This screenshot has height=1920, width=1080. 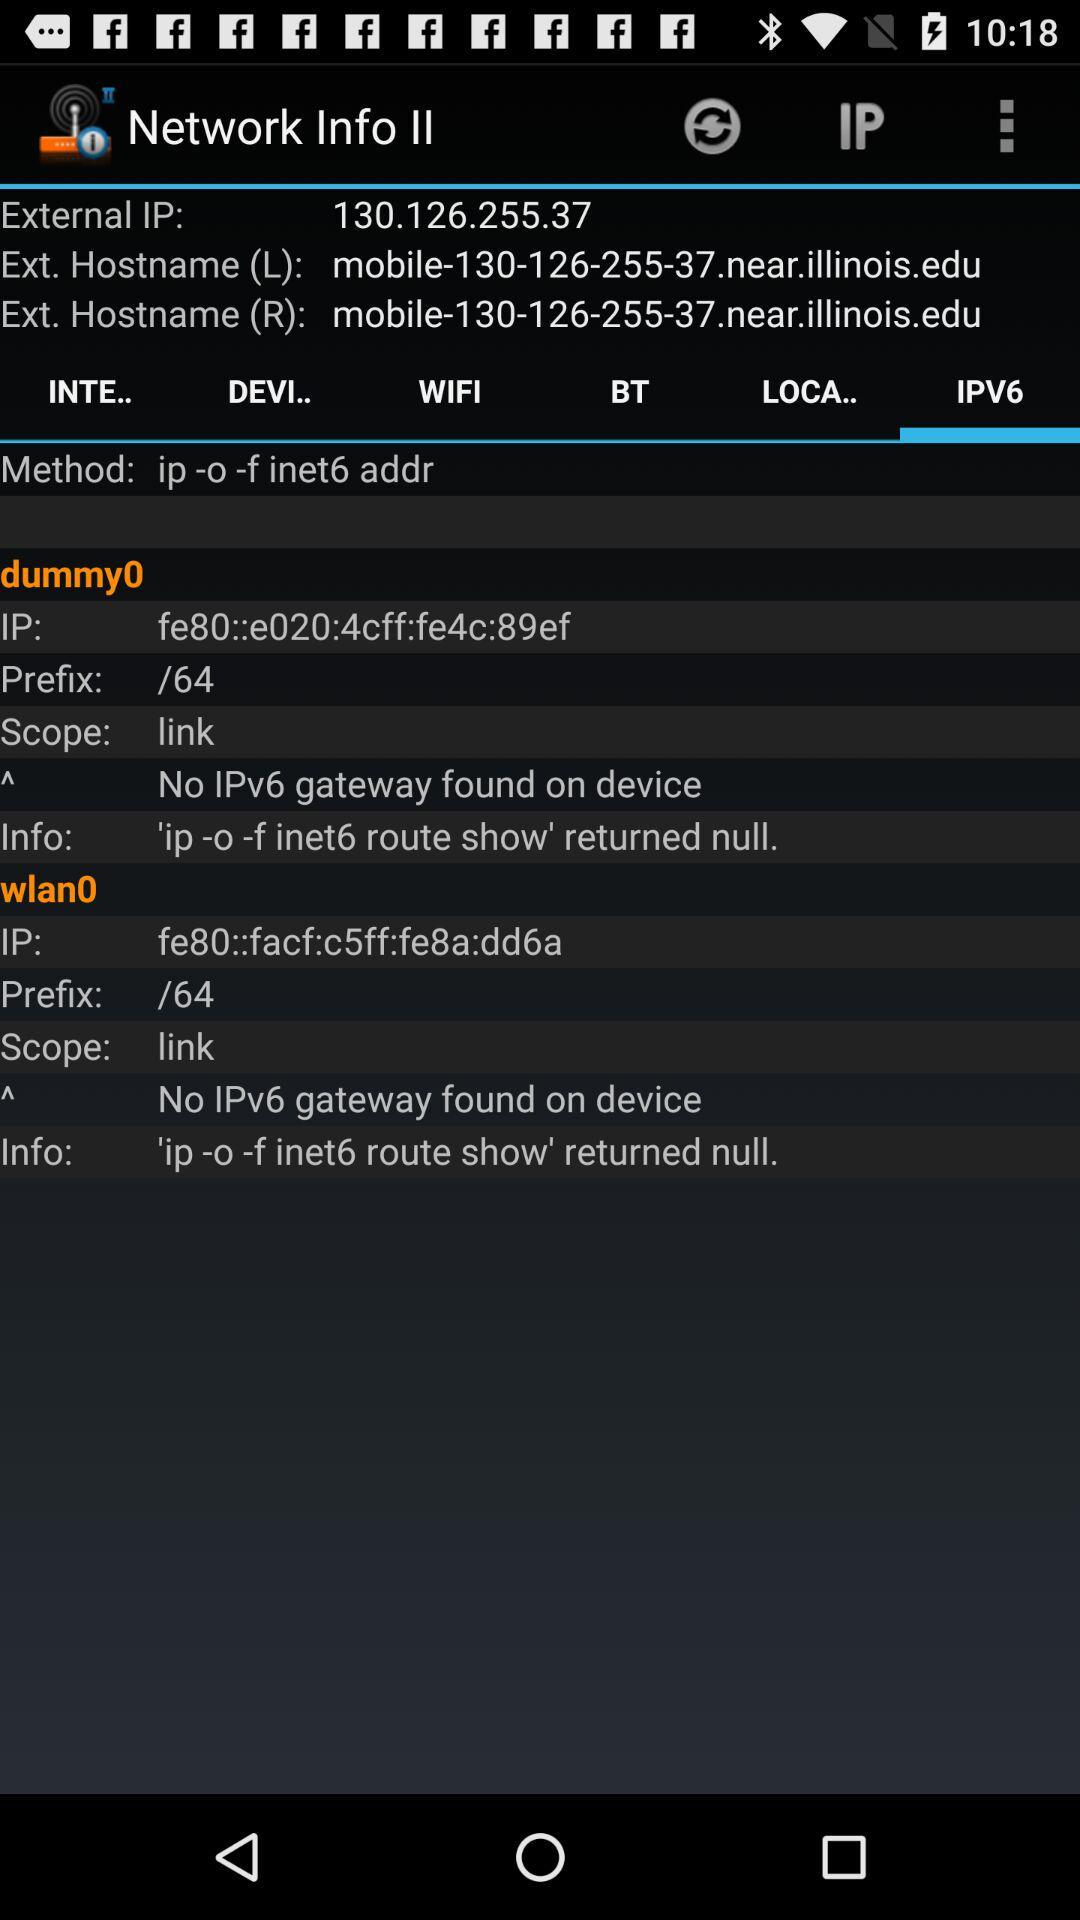 I want to click on app above the ip o f app, so click(x=810, y=390).